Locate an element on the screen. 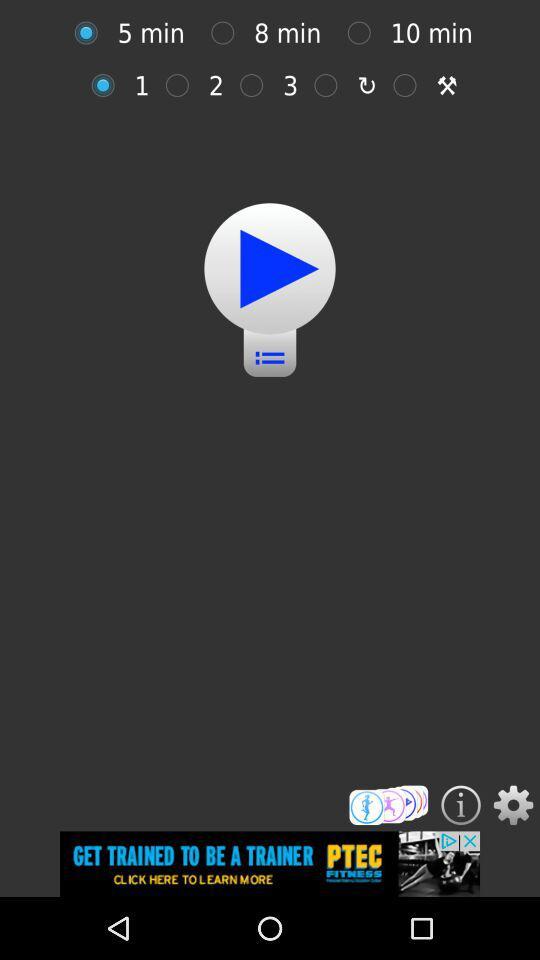  video is located at coordinates (270, 267).